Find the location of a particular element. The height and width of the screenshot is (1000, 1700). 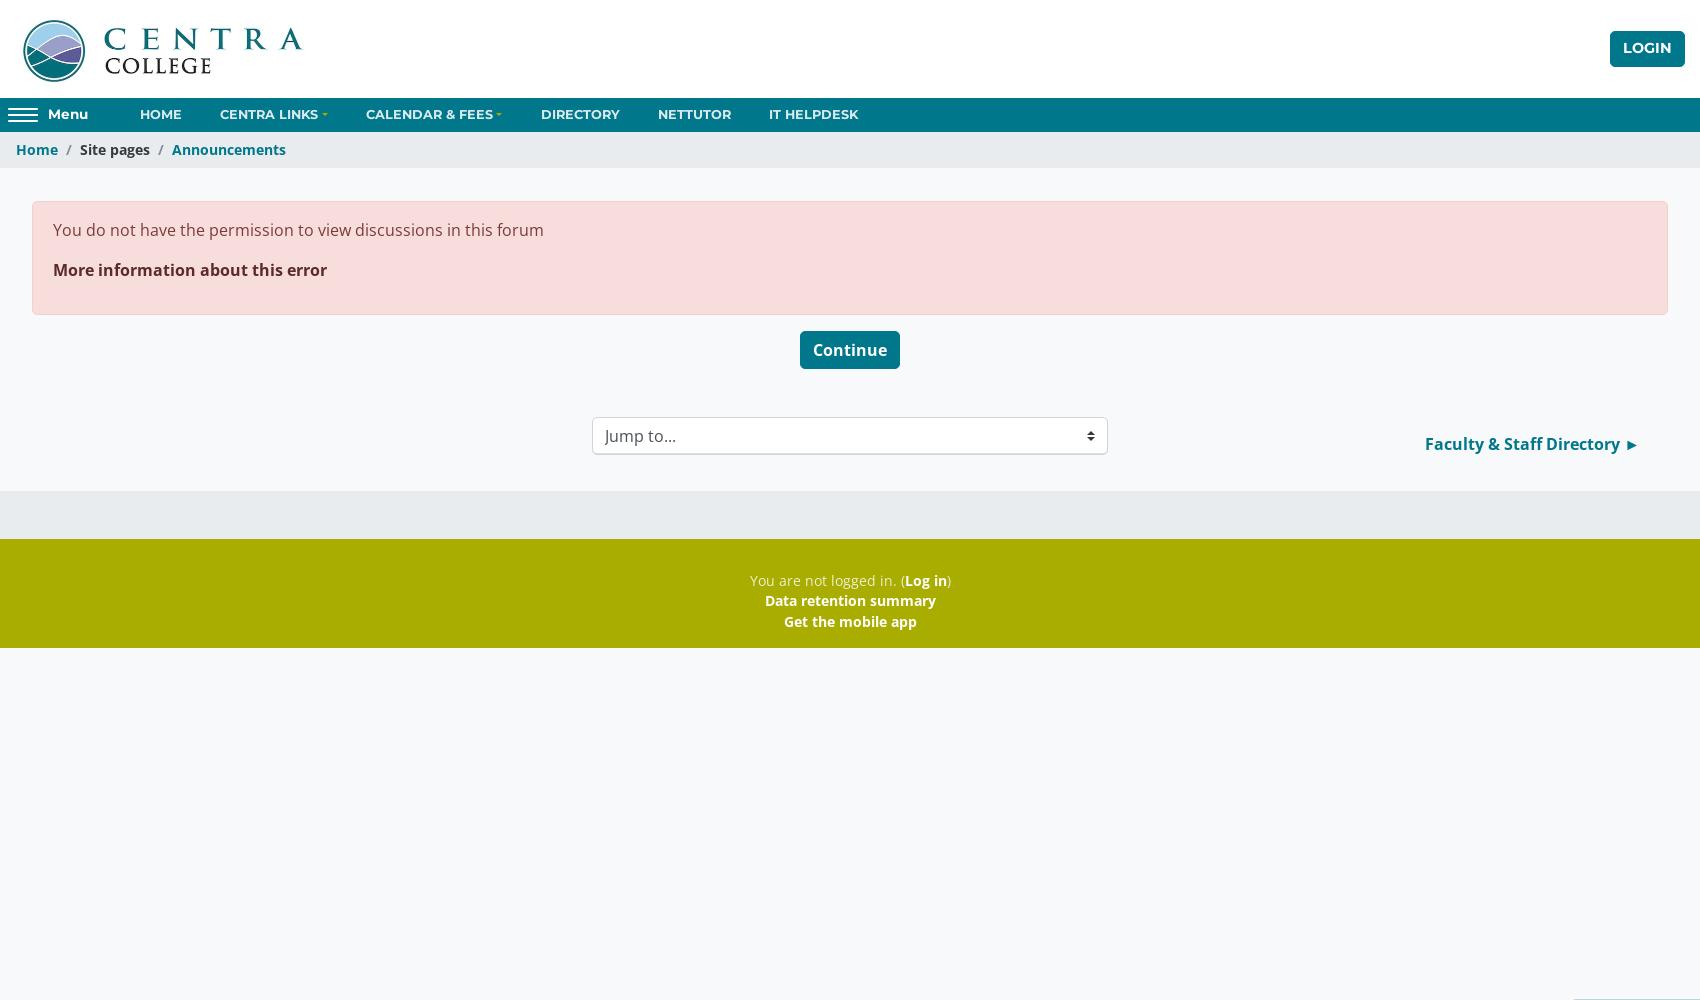

'You are not logged in. (' is located at coordinates (825, 578).